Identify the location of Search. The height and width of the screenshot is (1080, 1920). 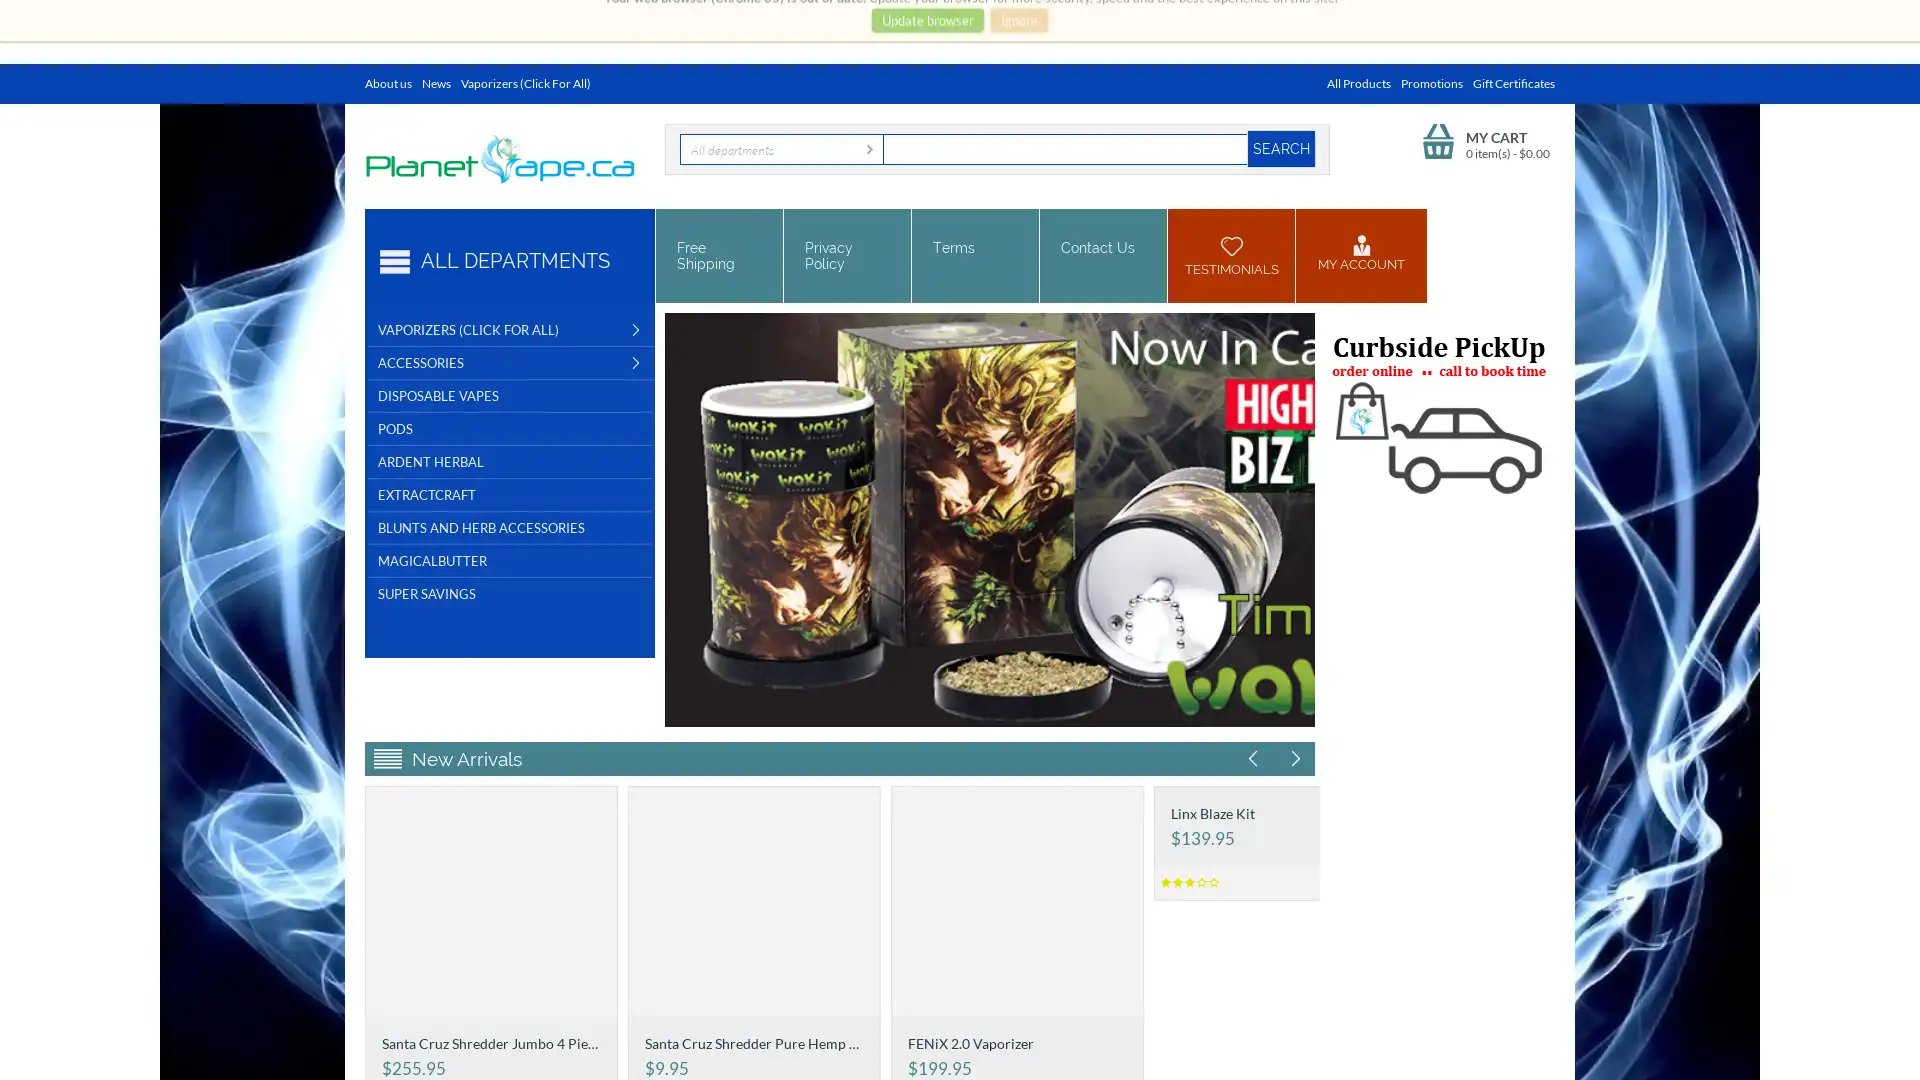
(1281, 148).